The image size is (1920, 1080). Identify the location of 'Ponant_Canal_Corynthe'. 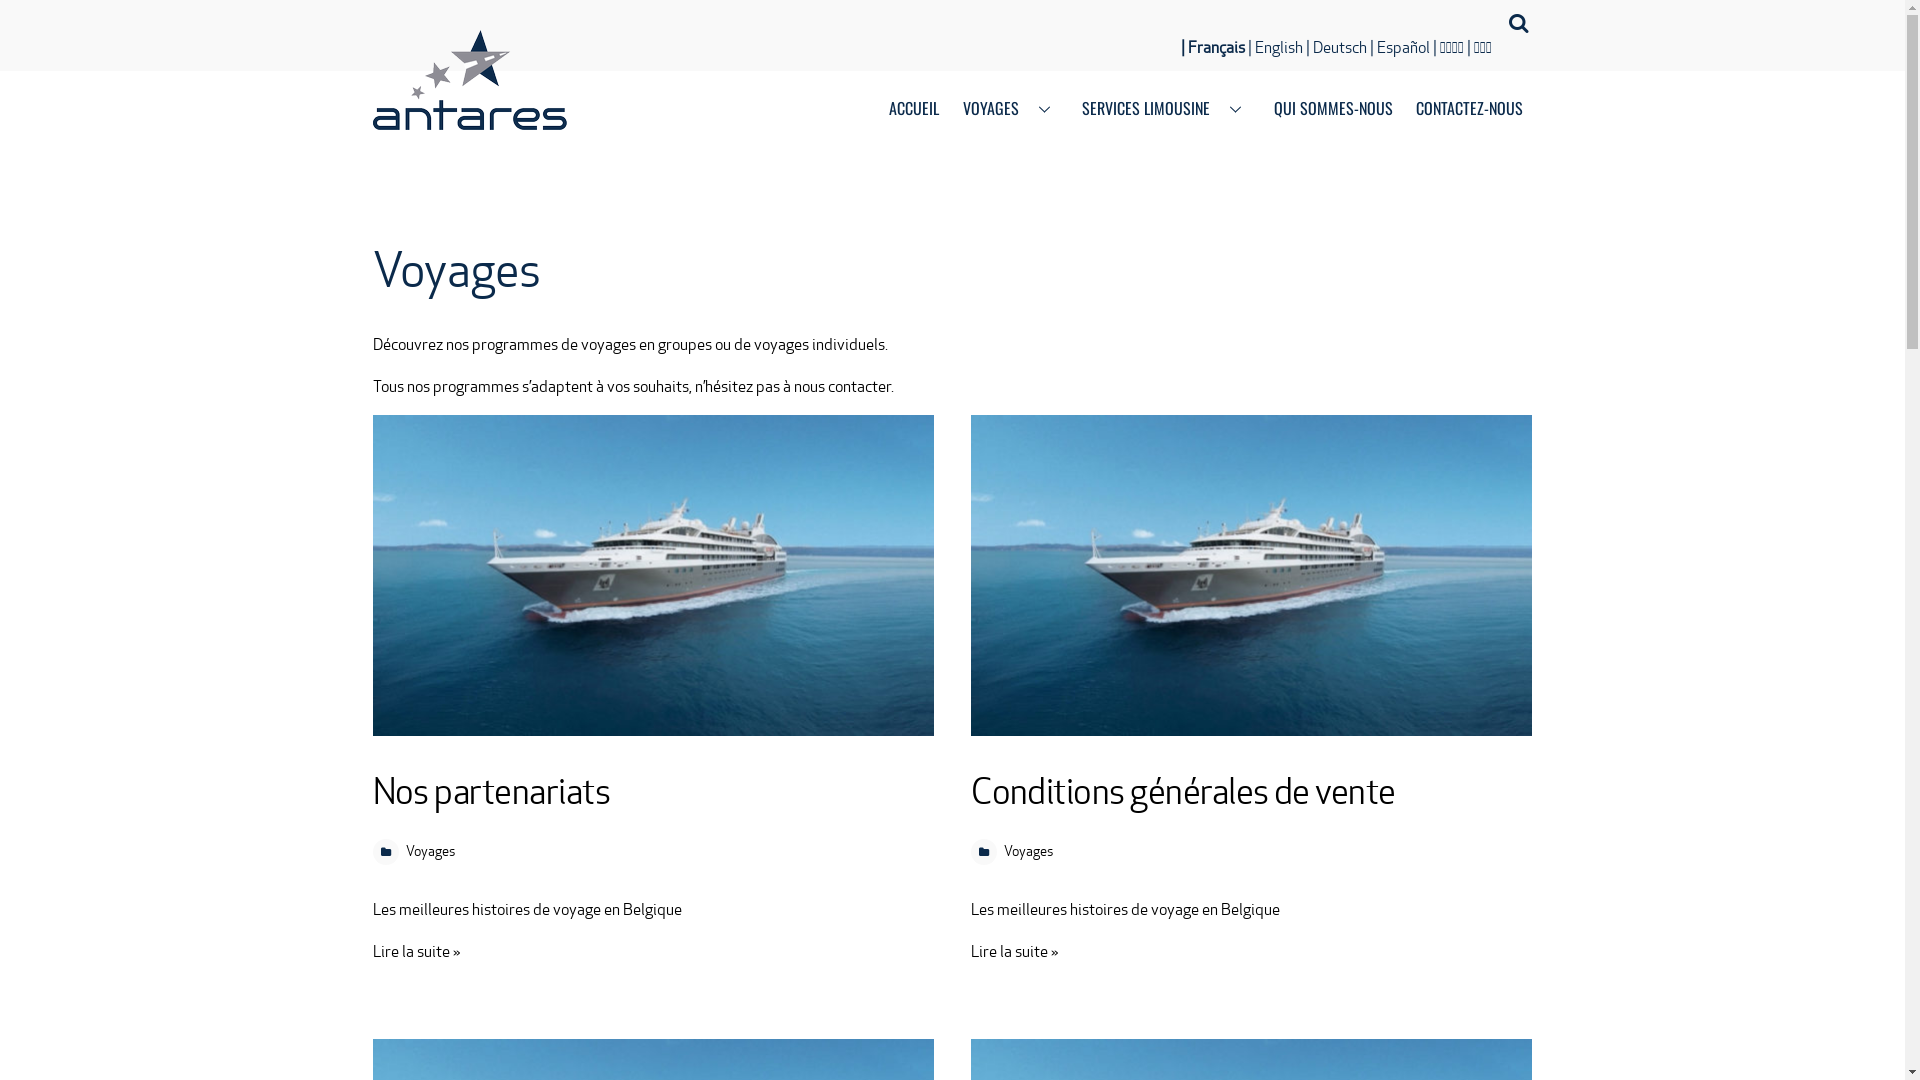
(1250, 575).